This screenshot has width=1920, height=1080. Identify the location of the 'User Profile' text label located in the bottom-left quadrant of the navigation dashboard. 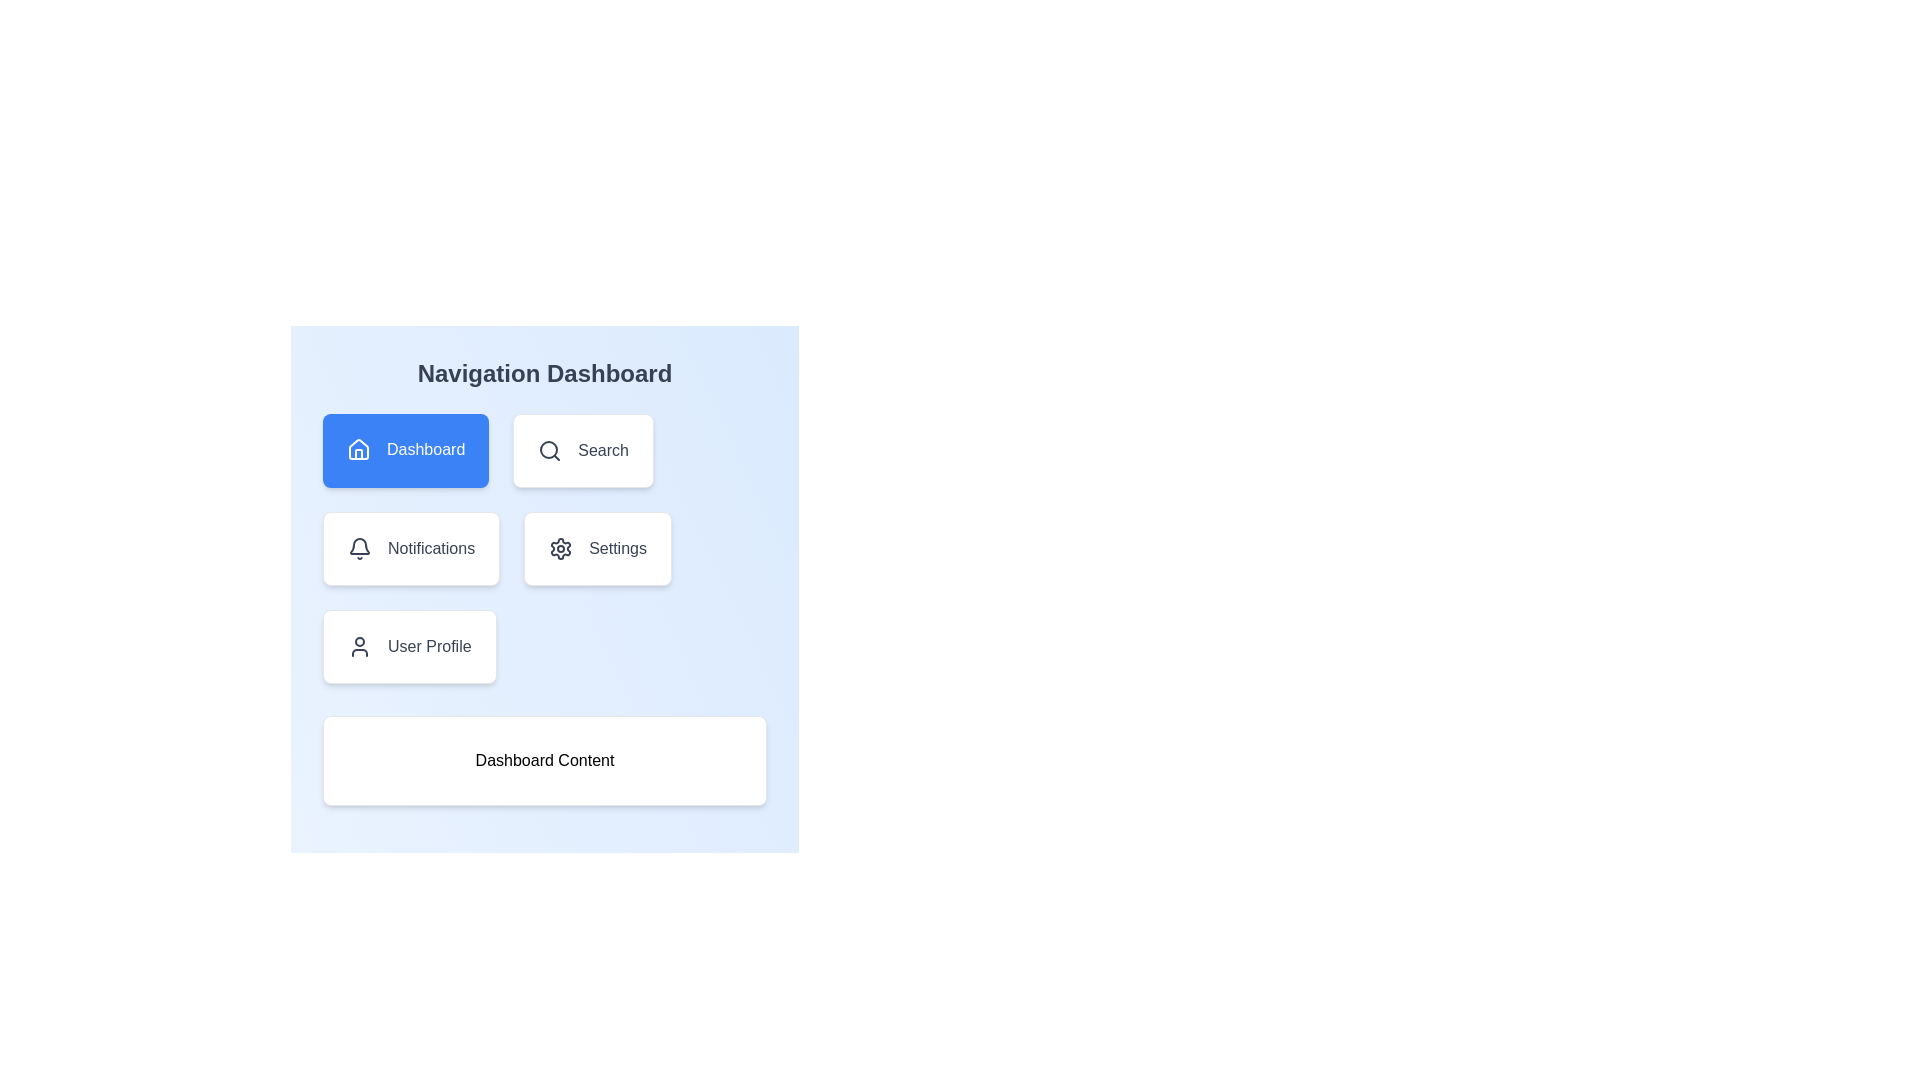
(428, 647).